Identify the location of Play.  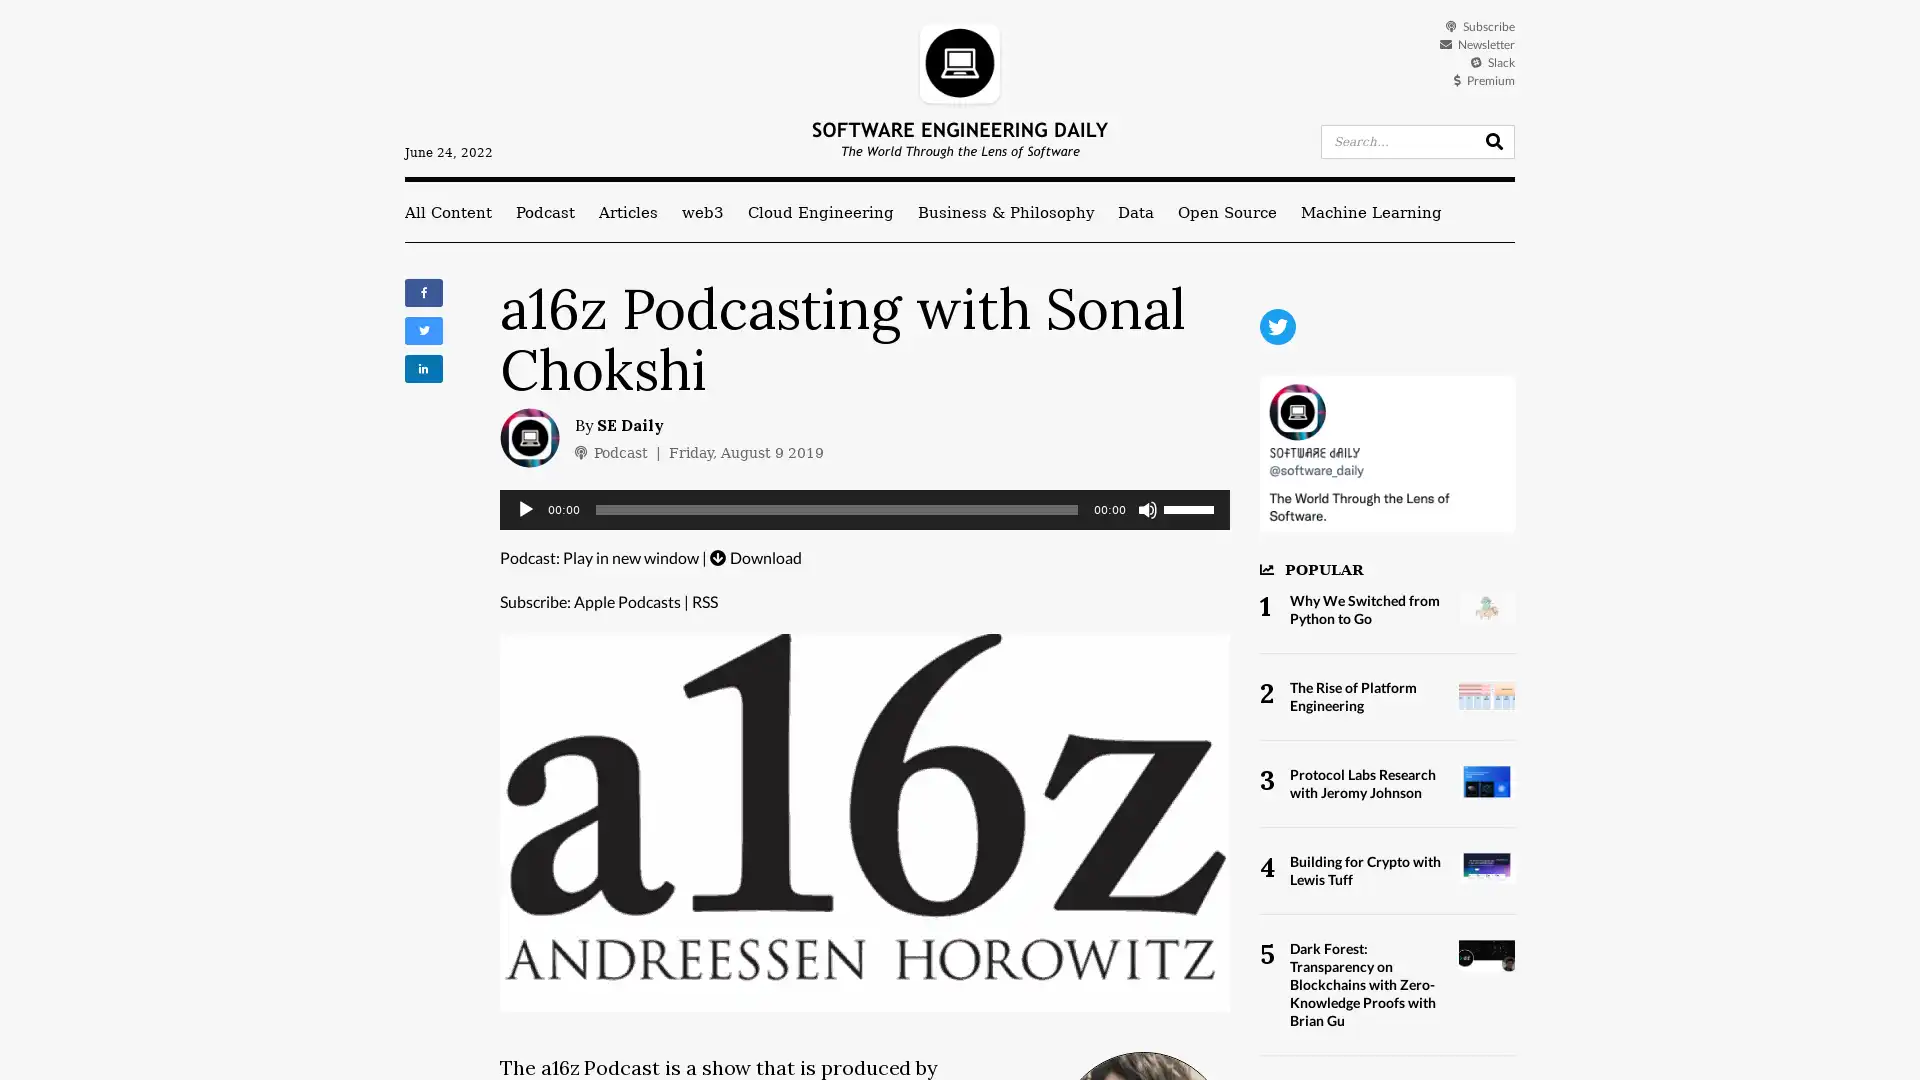
(524, 508).